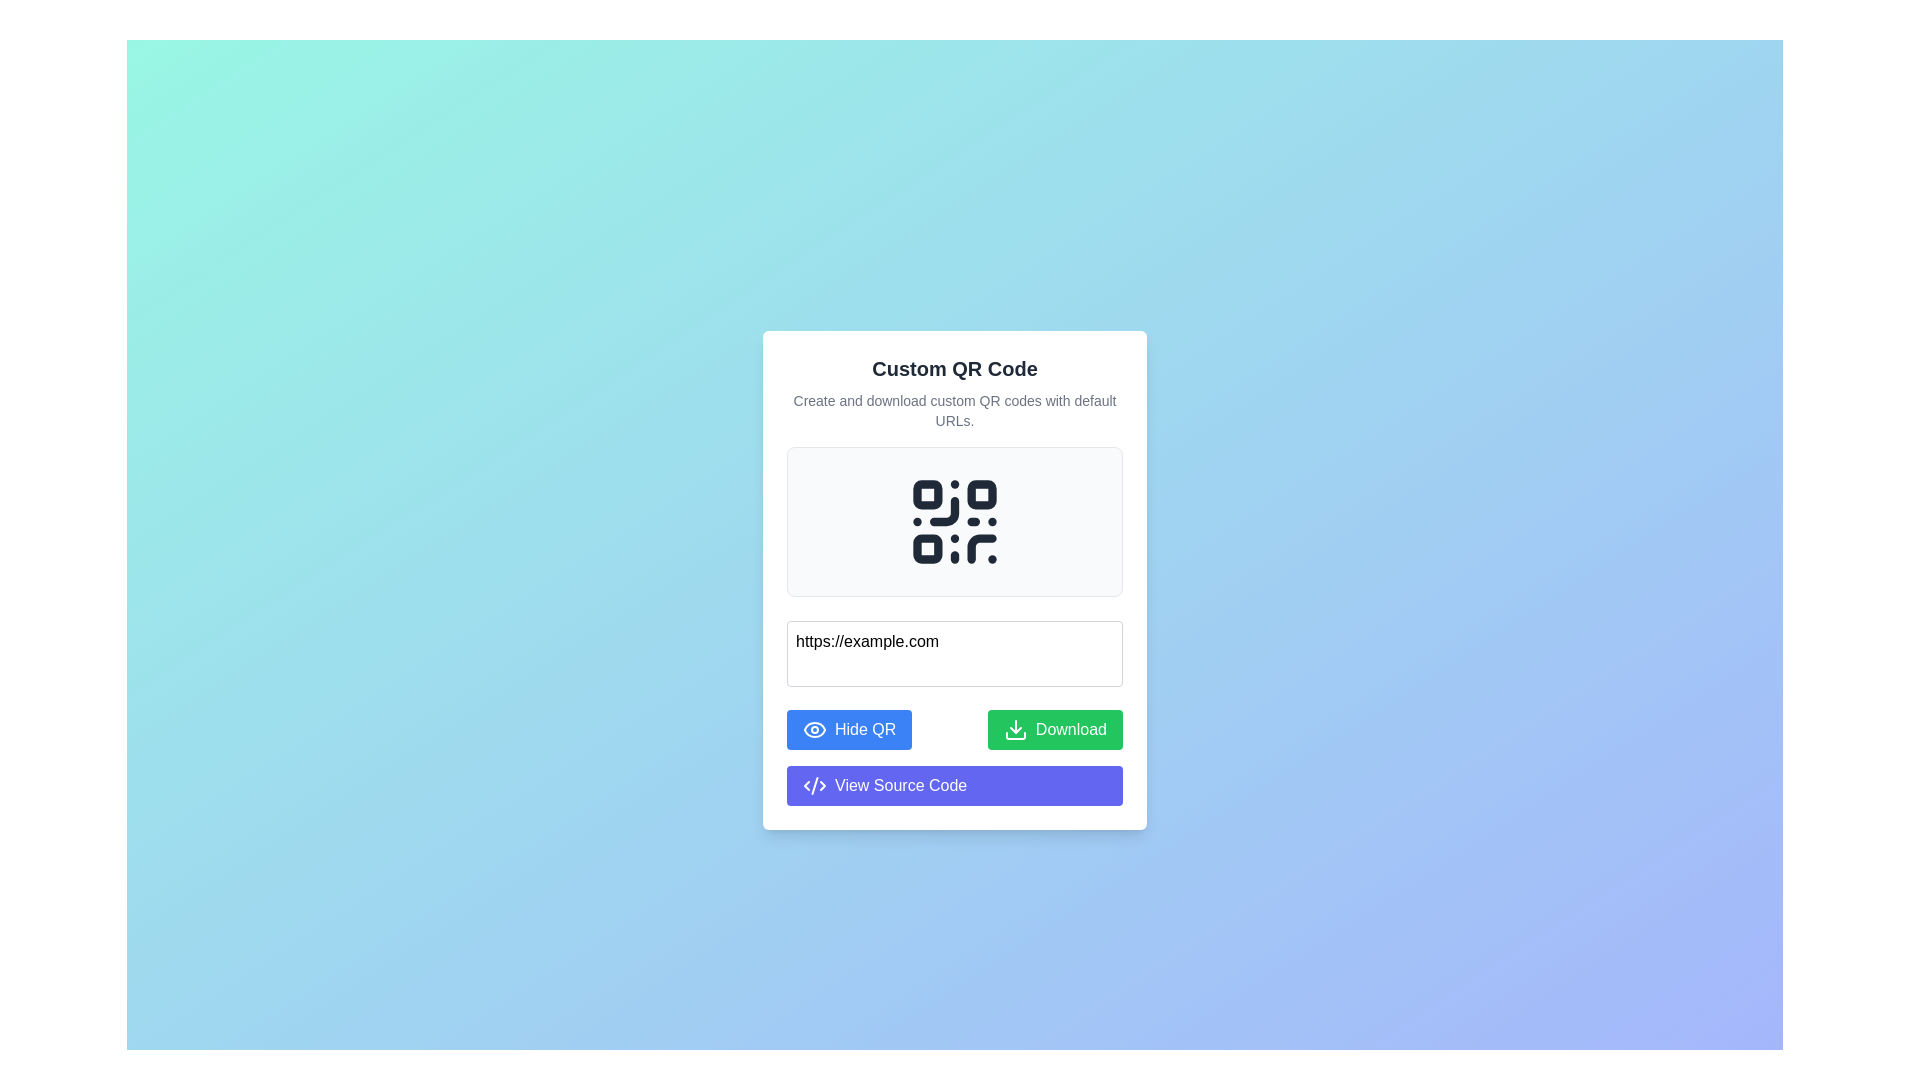  I want to click on the displayed content of the placeholder QR code located at the center of the card layout, positioned below the instruction textbox and above the URL input field, so click(954, 520).